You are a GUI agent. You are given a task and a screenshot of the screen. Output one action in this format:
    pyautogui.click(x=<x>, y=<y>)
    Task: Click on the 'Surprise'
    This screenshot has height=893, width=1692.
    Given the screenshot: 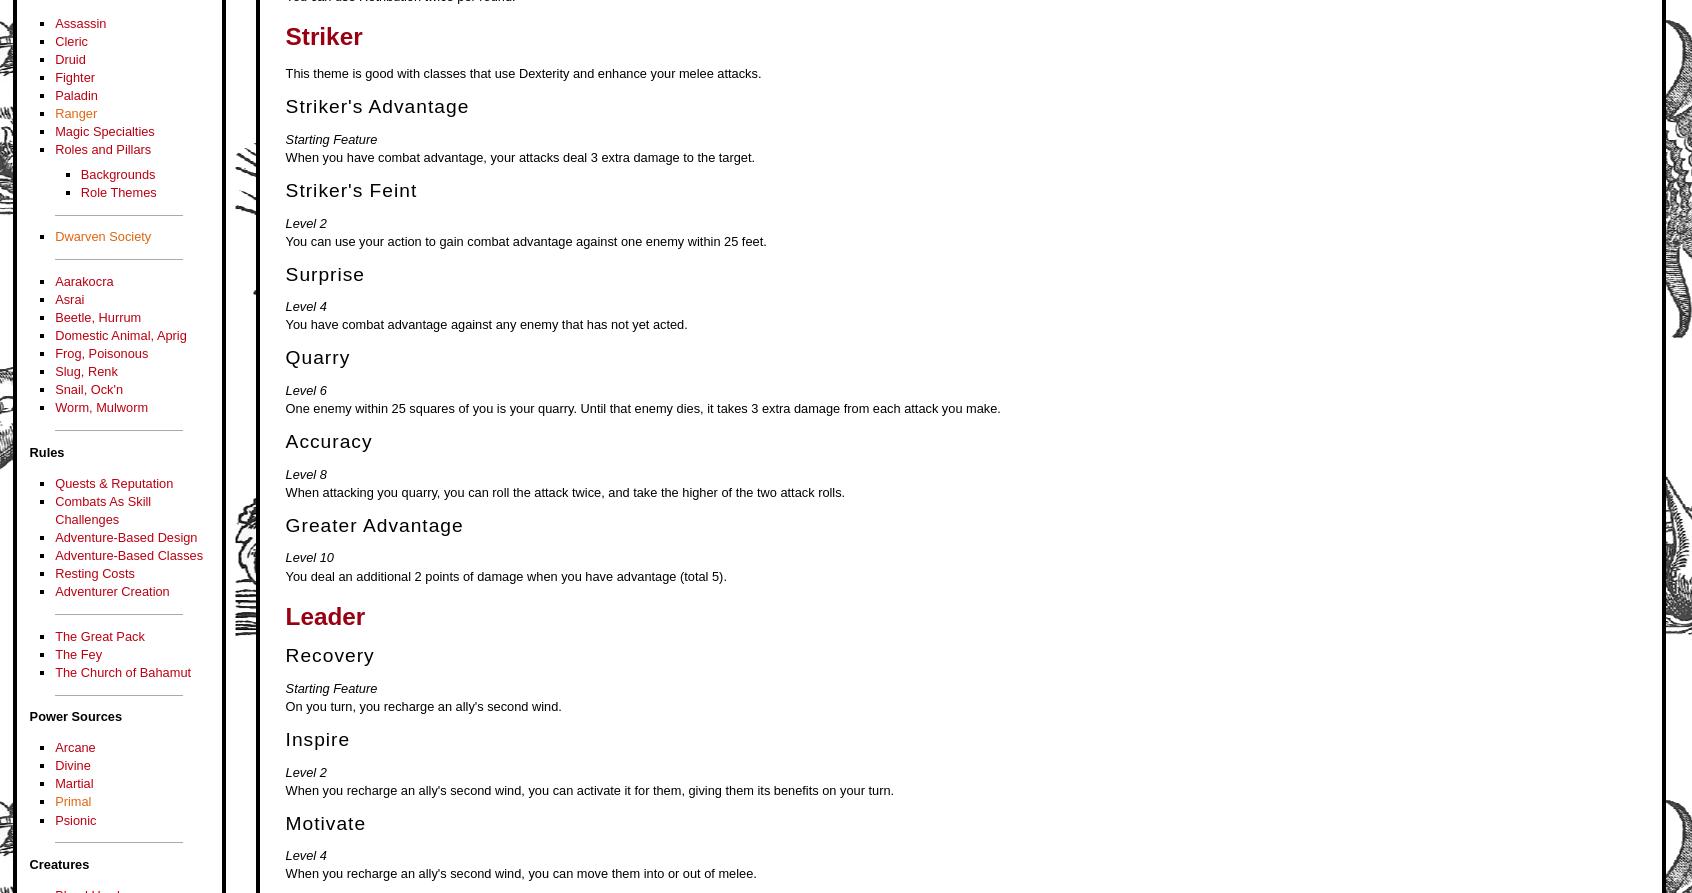 What is the action you would take?
    pyautogui.click(x=324, y=272)
    